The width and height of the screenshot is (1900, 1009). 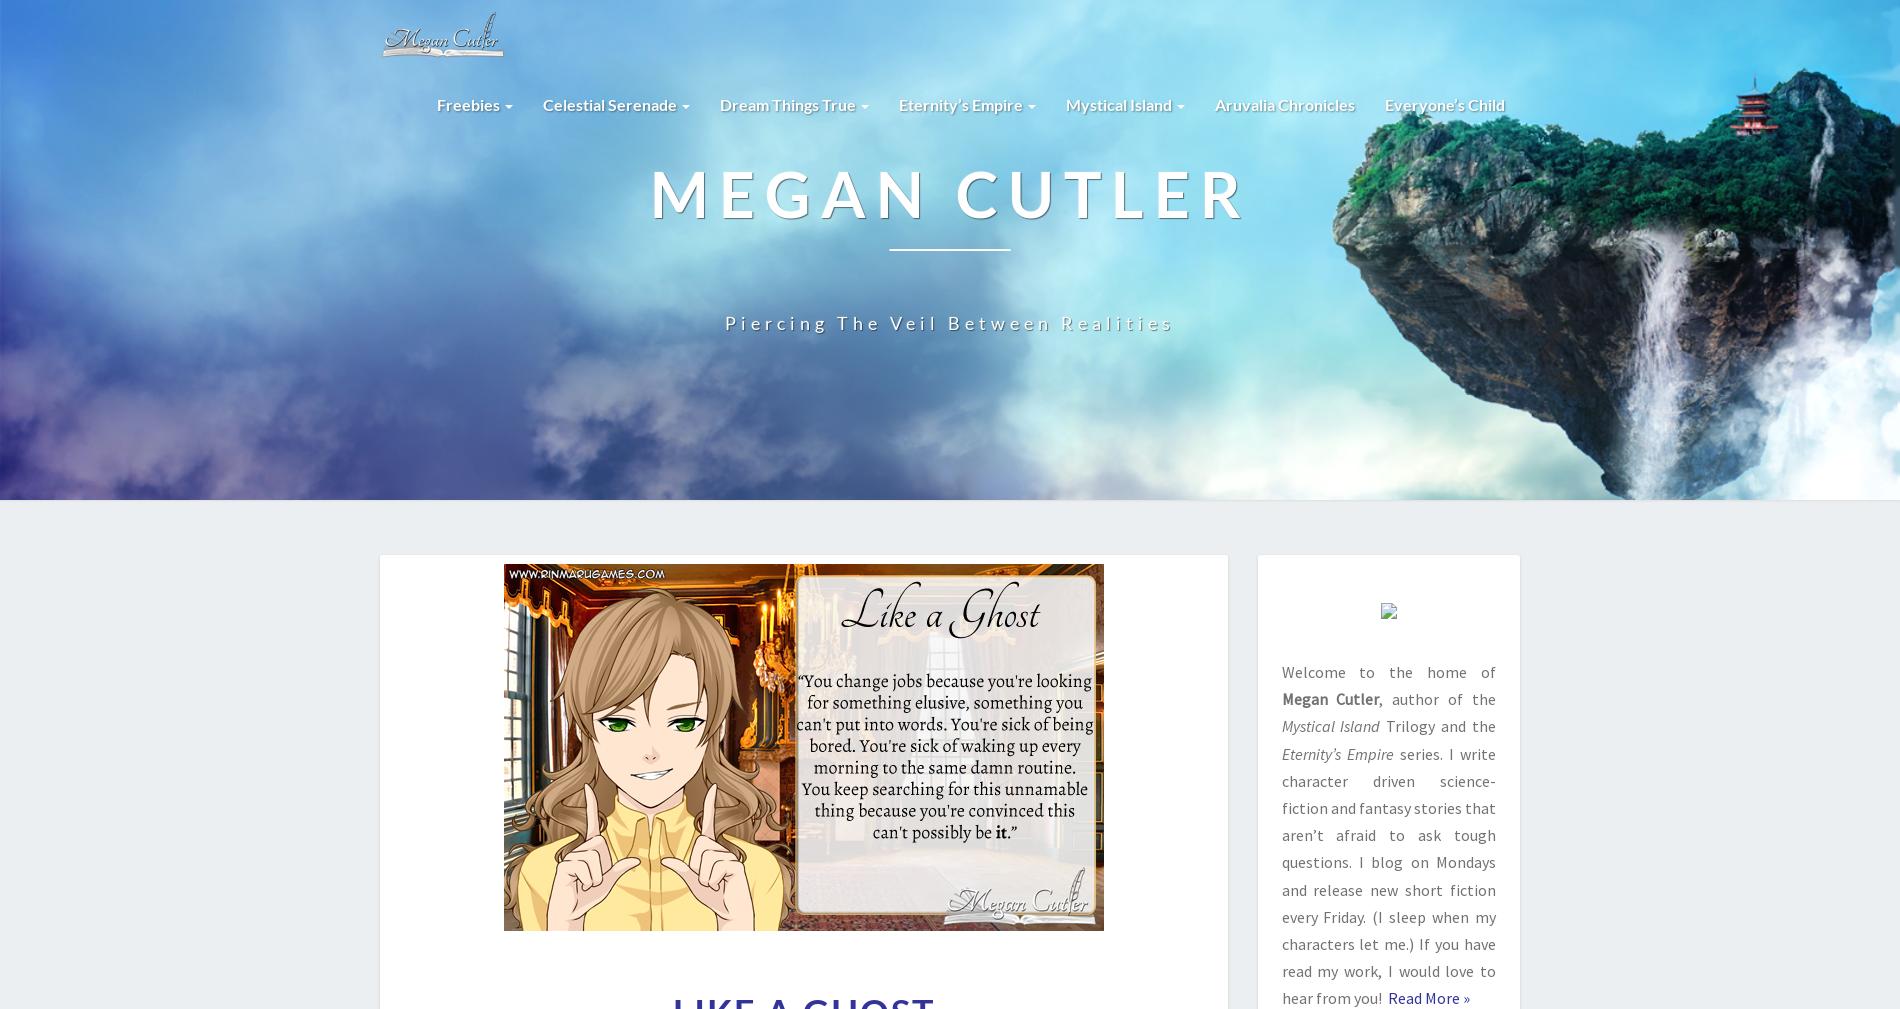 I want to click on 'Celestial Serenade', so click(x=611, y=103).